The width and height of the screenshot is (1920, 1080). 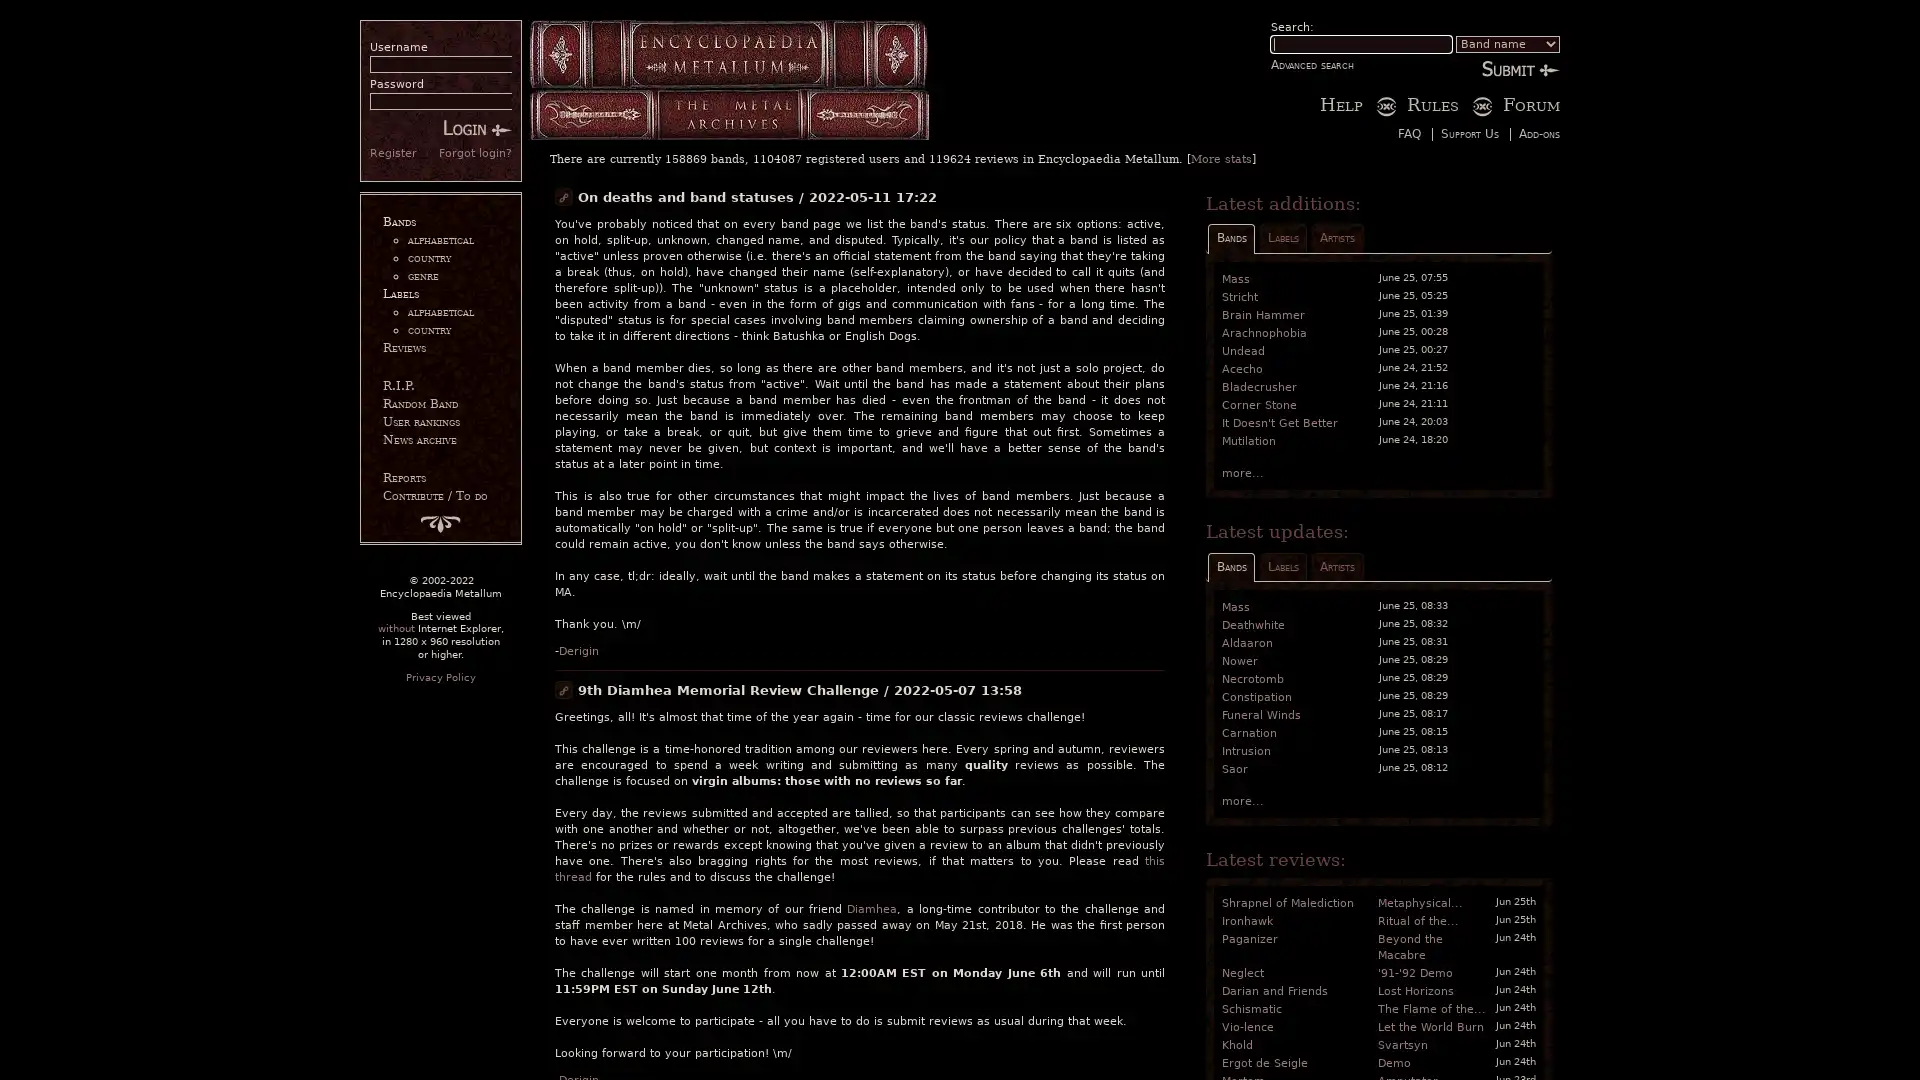 I want to click on Login, so click(x=477, y=127).